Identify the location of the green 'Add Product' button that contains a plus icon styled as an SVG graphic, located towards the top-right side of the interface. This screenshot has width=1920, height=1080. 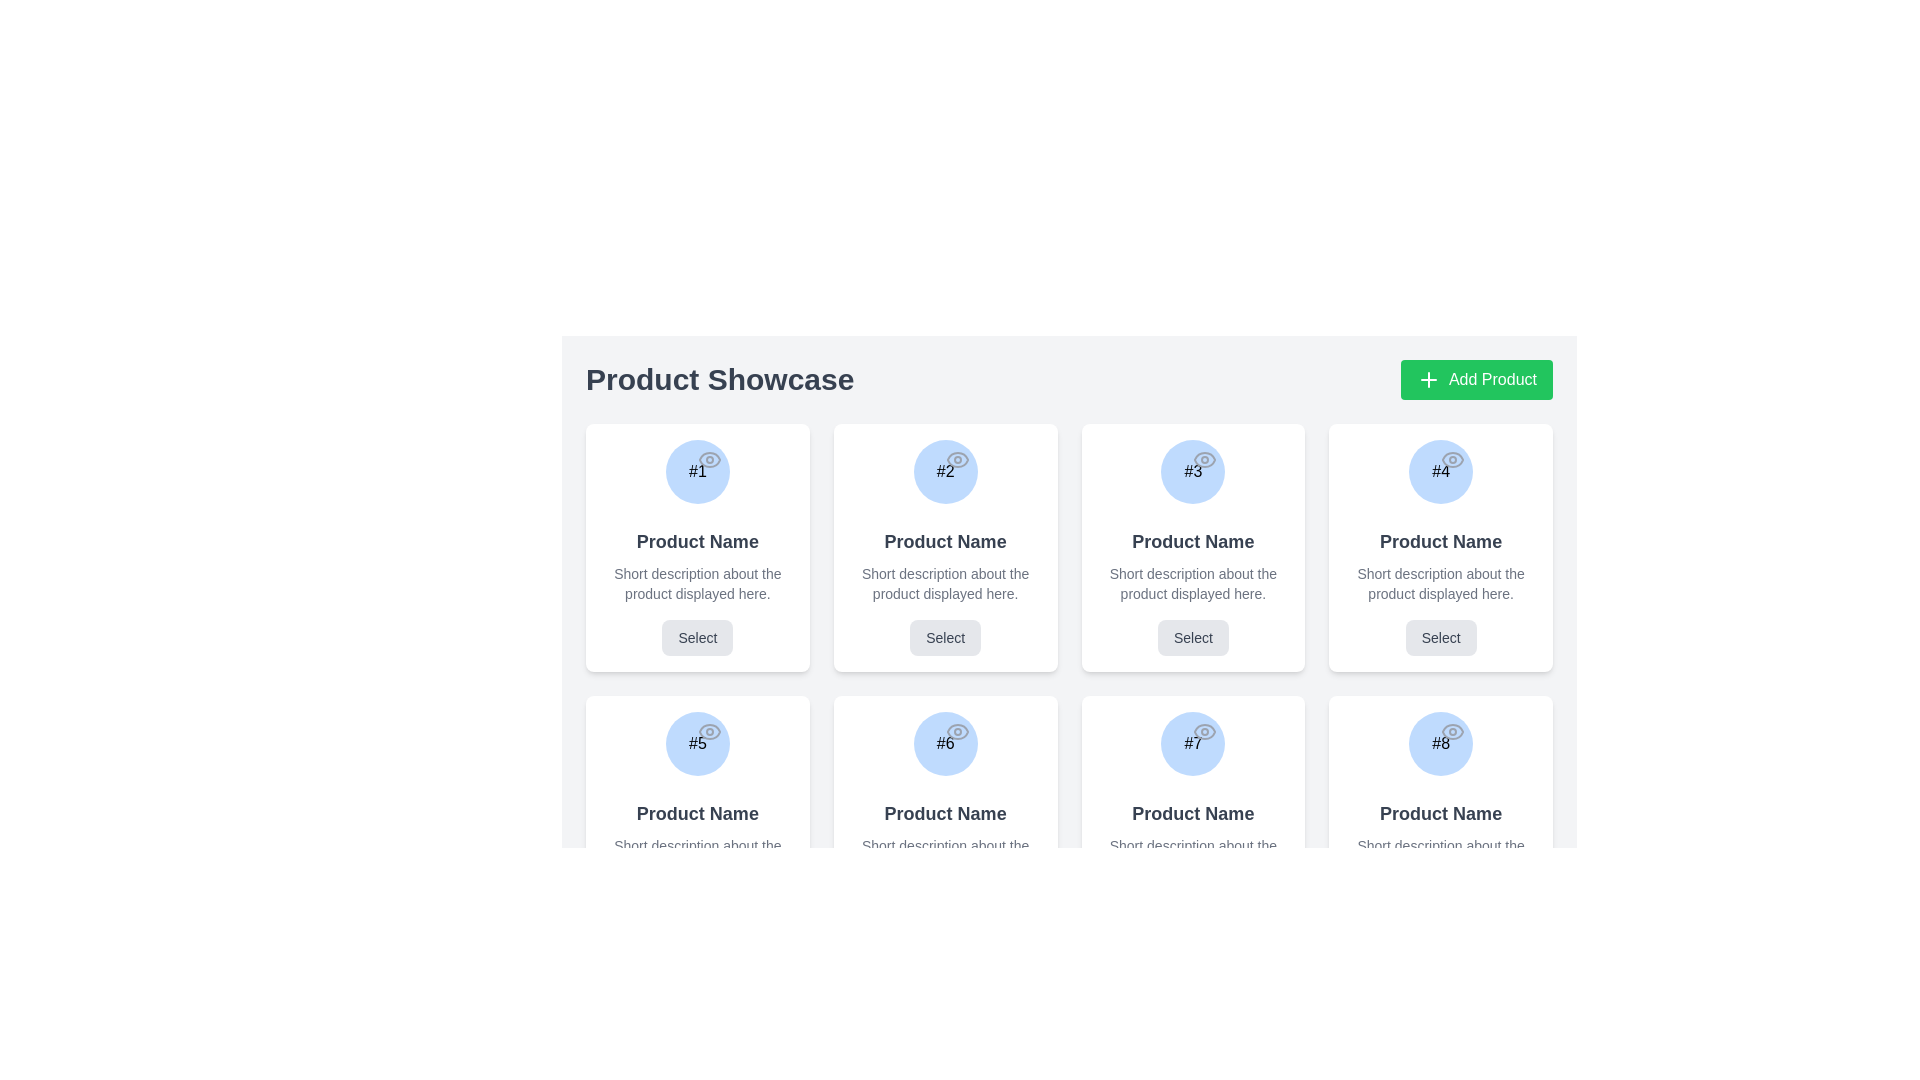
(1427, 380).